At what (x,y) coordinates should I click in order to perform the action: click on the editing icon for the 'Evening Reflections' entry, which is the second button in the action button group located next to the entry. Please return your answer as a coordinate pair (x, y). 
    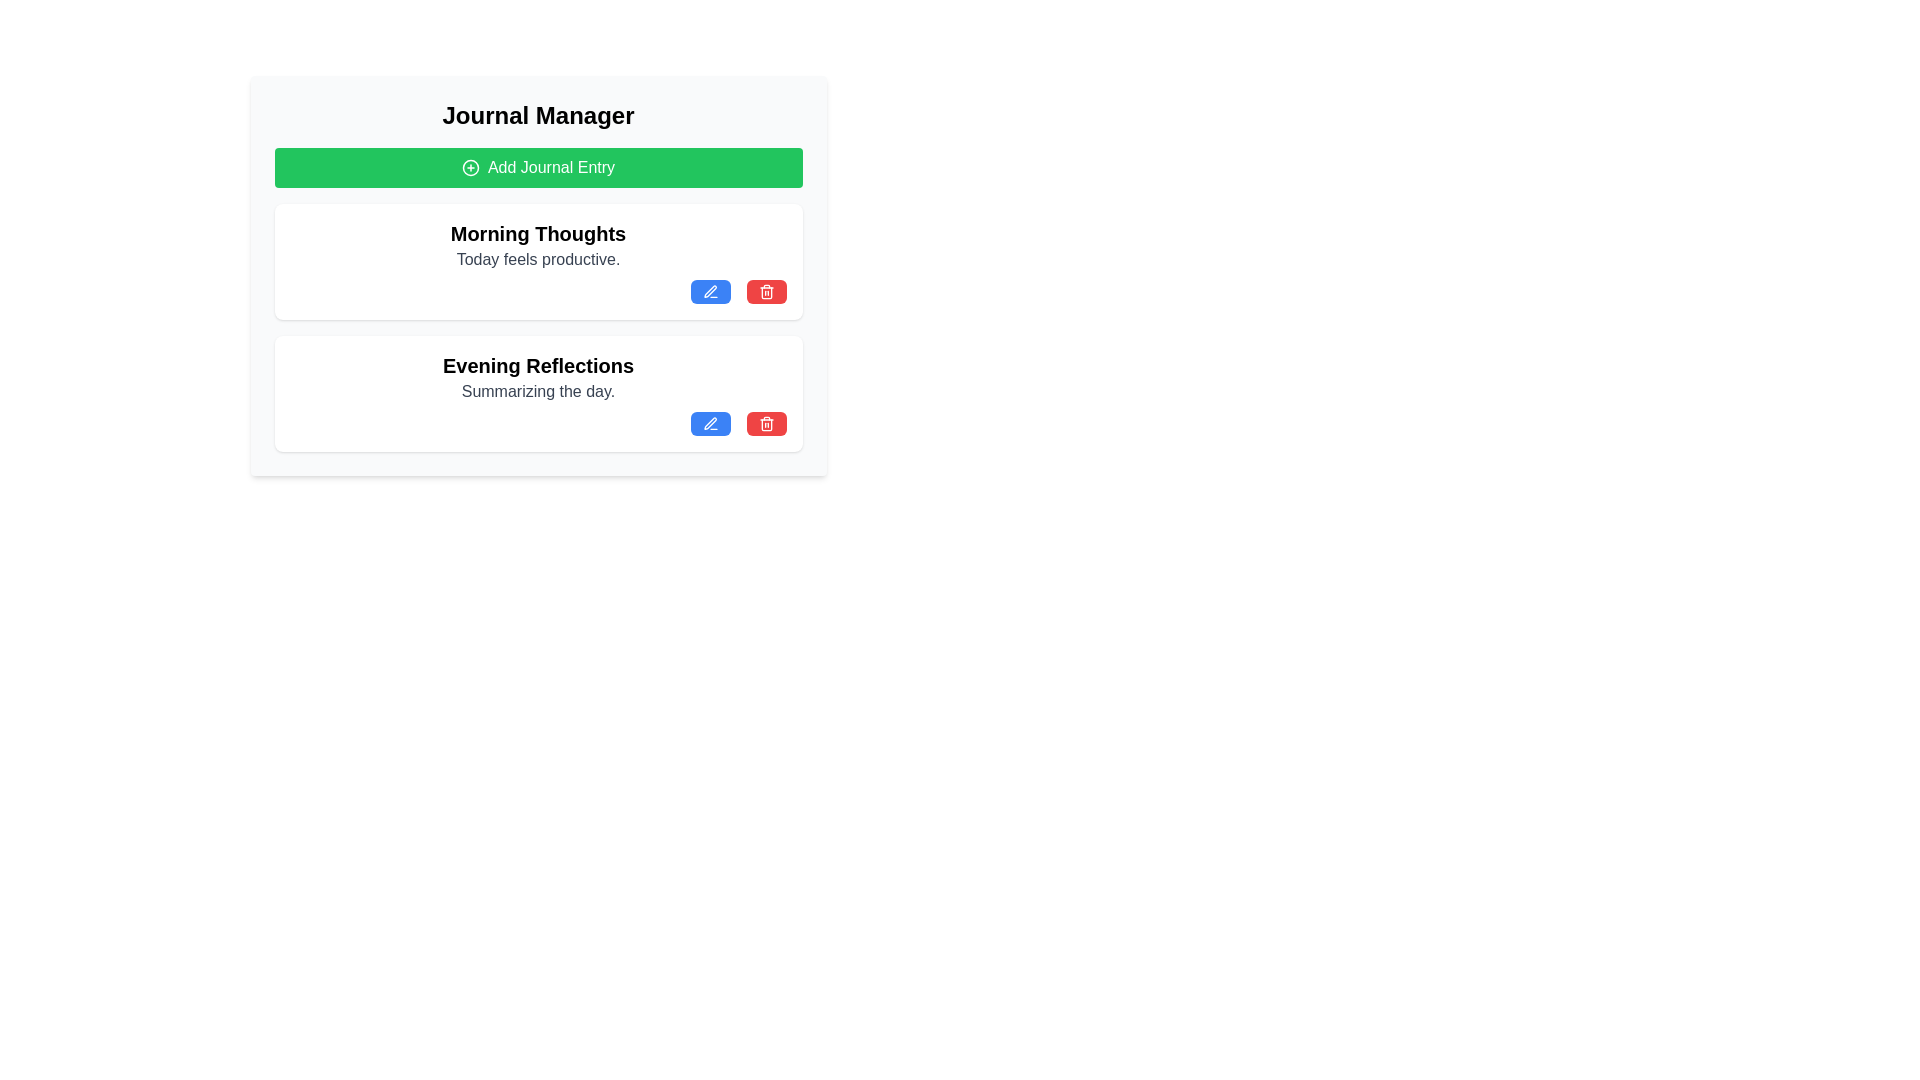
    Looking at the image, I should click on (710, 422).